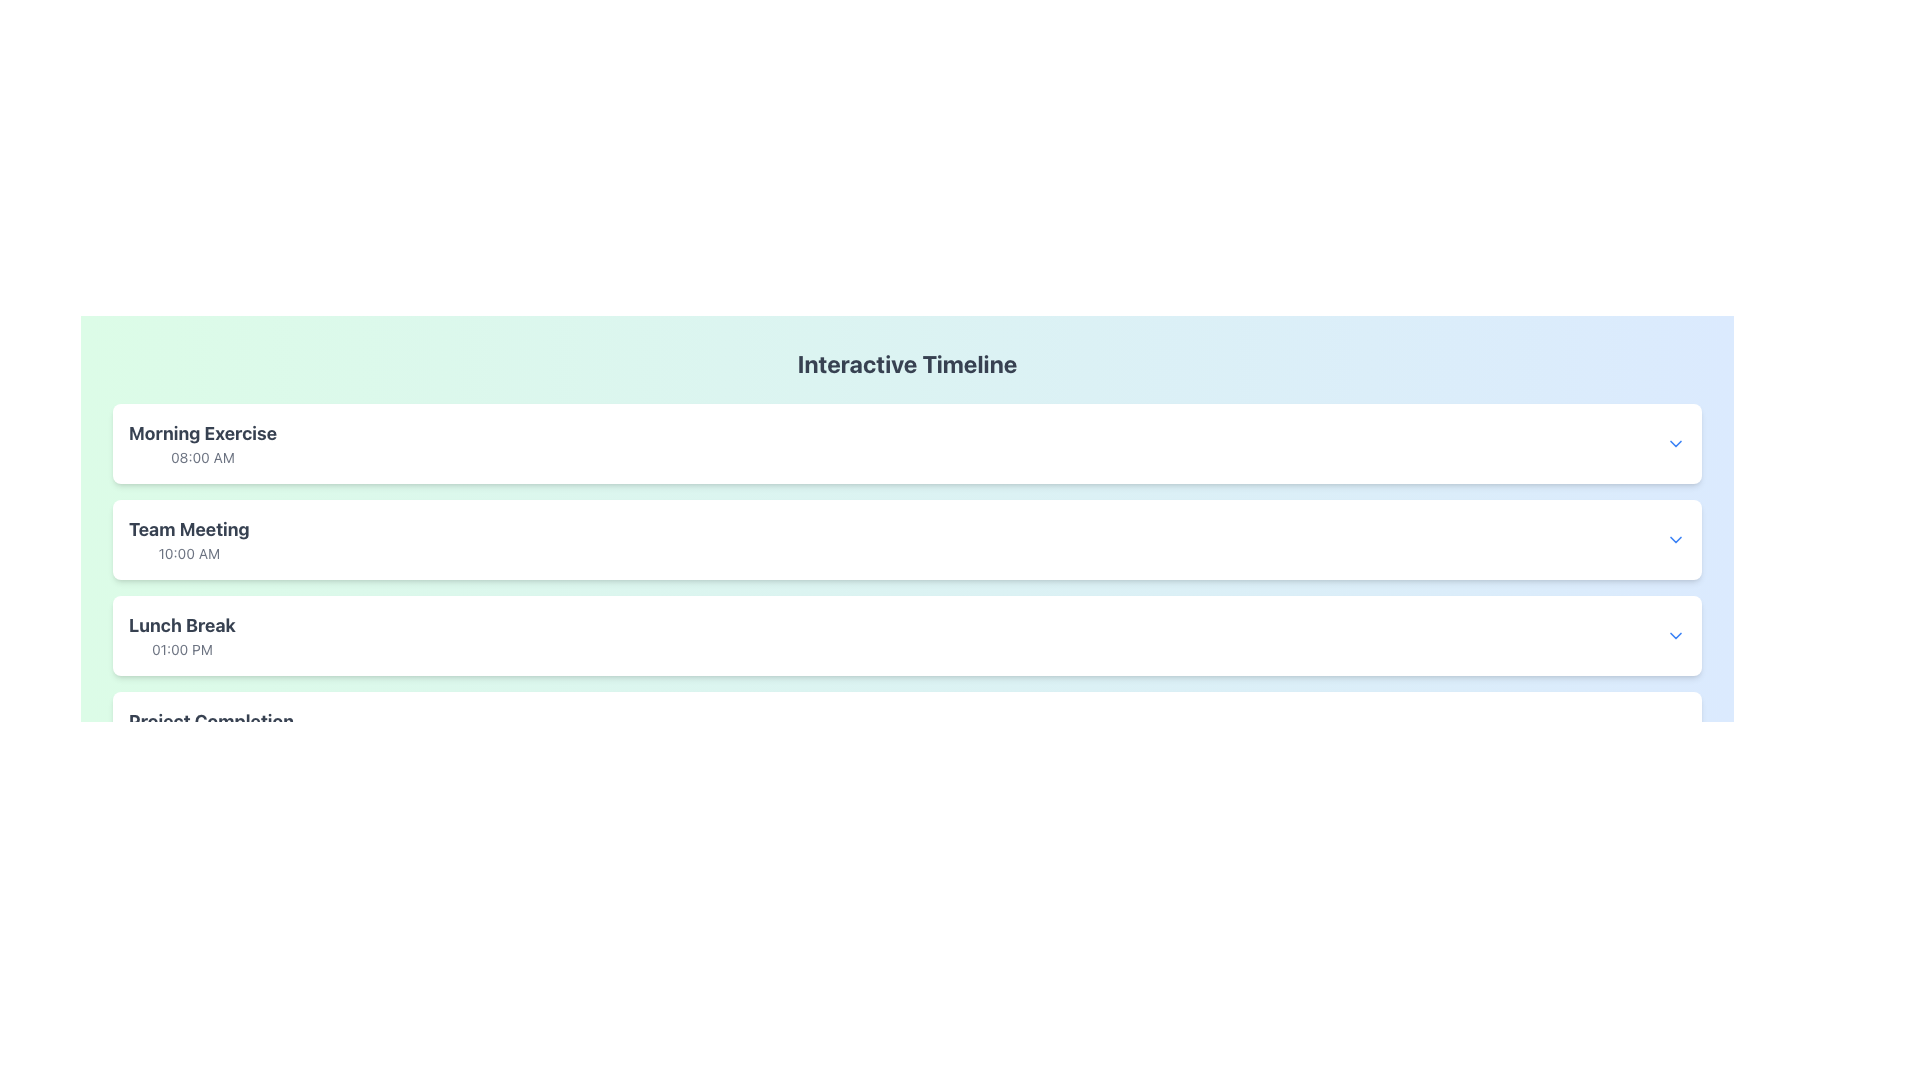 The image size is (1920, 1080). What do you see at coordinates (211, 732) in the screenshot?
I see `the text block entry for 'Project Completion' scheduled at '04:00 PM' in the timeline interface, which is the fourth entry in the list` at bounding box center [211, 732].